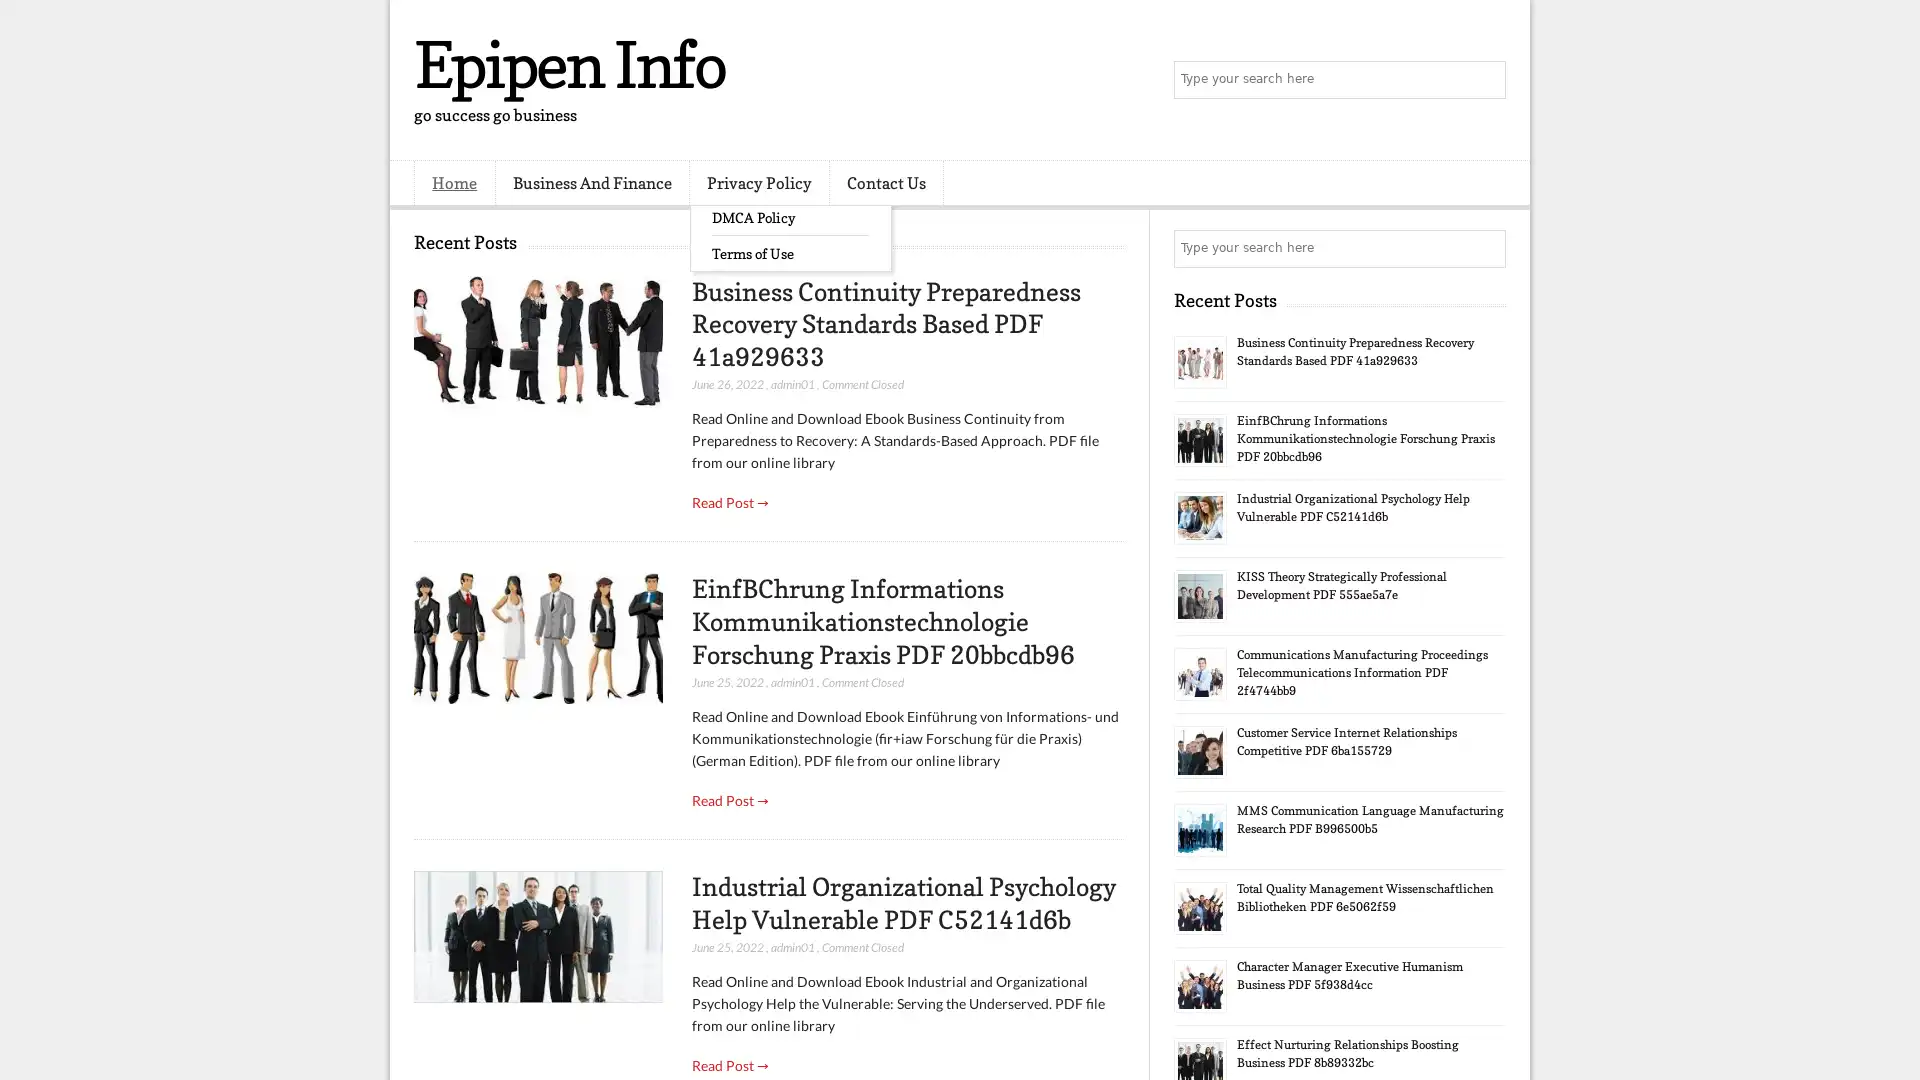 Image resolution: width=1920 pixels, height=1080 pixels. What do you see at coordinates (1485, 248) in the screenshot?
I see `Search` at bounding box center [1485, 248].